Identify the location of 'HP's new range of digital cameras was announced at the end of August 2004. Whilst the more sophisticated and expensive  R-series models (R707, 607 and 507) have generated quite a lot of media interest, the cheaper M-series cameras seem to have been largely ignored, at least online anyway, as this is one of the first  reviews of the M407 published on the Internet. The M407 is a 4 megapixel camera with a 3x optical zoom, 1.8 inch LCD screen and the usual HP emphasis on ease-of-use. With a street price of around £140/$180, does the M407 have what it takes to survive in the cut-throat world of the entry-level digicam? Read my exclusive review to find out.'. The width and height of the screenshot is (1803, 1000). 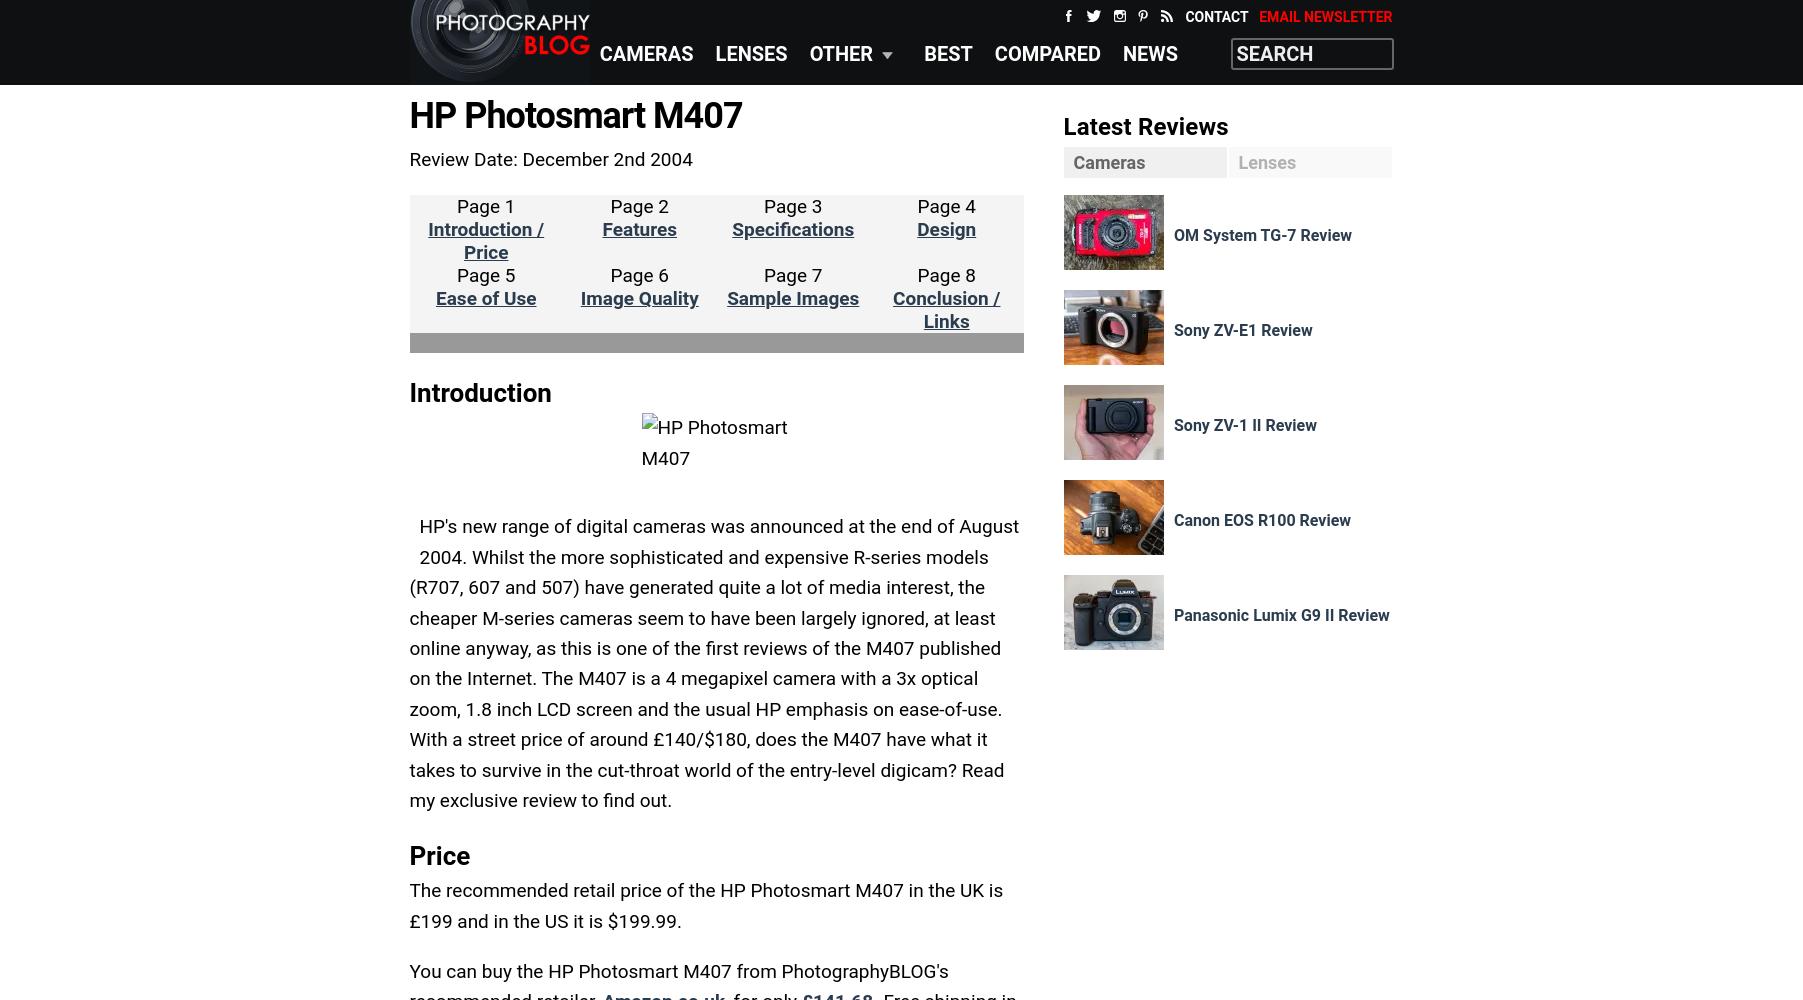
(712, 663).